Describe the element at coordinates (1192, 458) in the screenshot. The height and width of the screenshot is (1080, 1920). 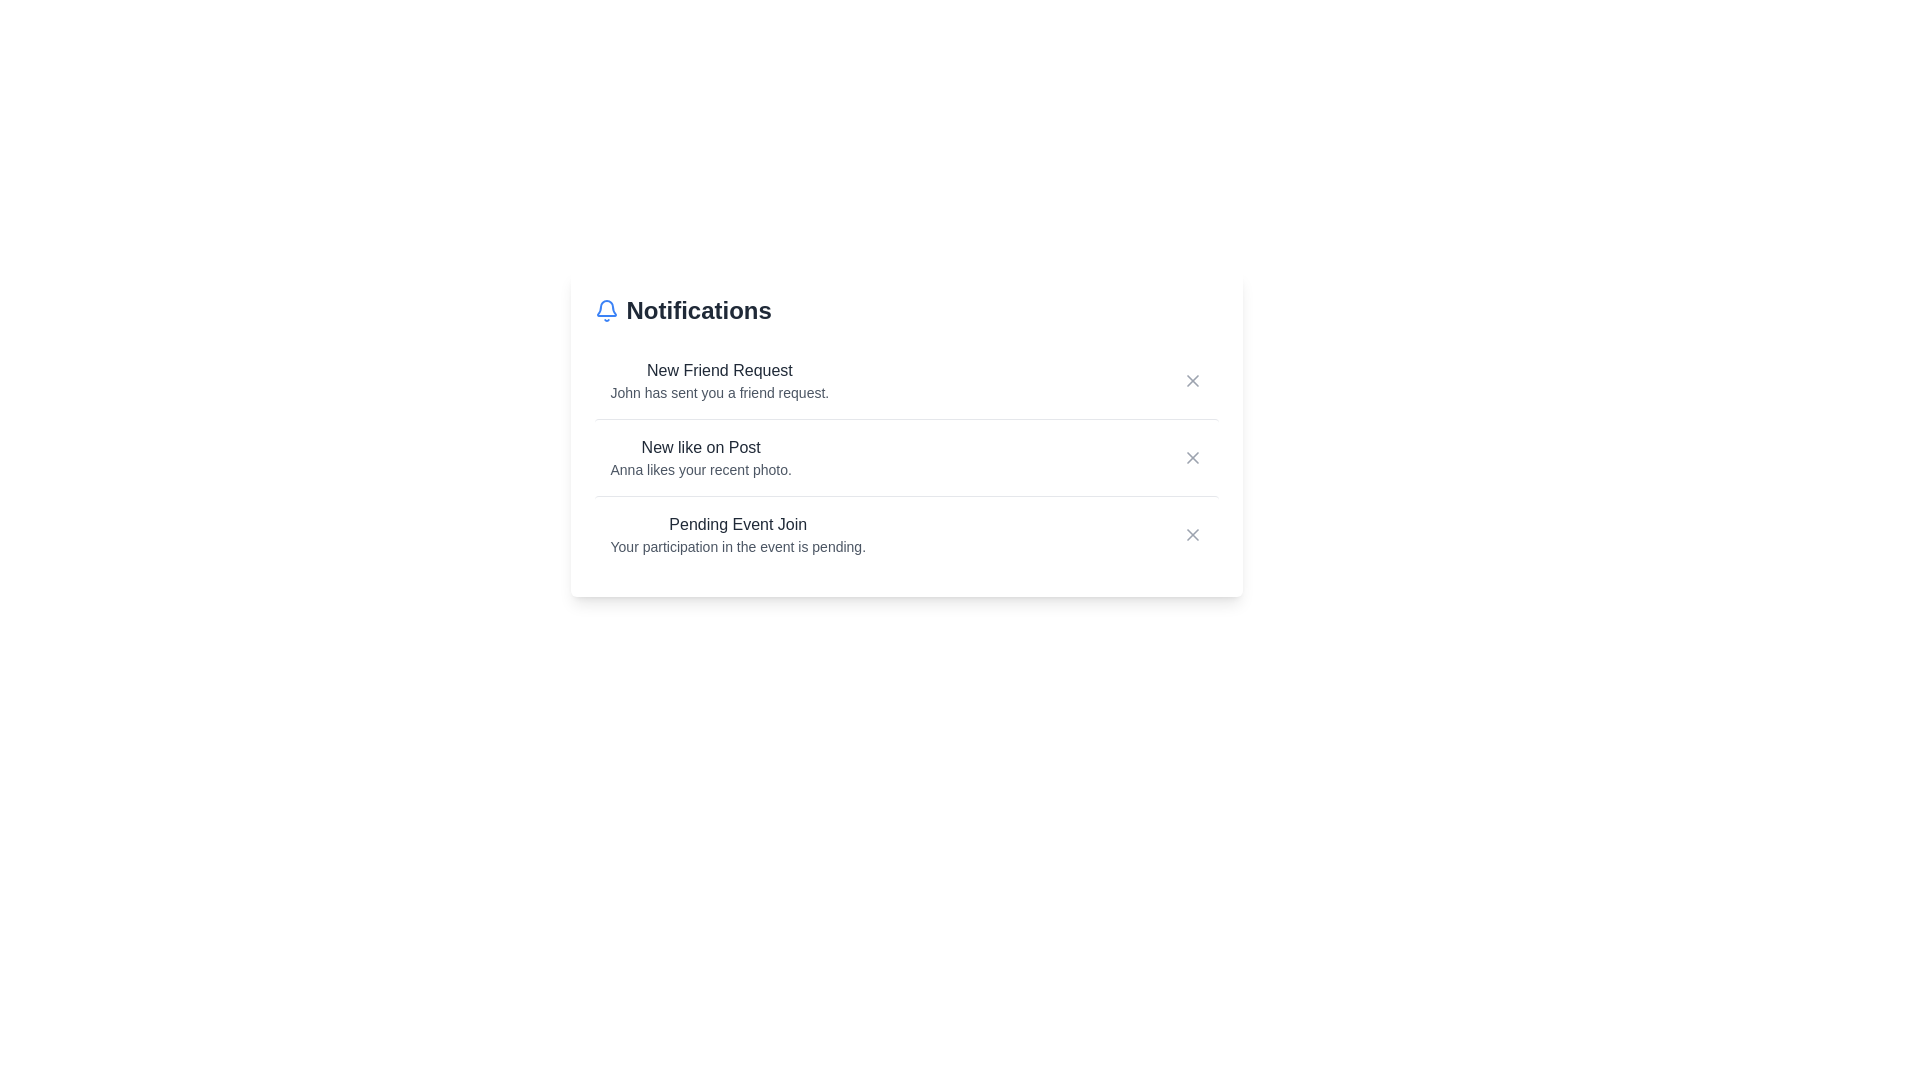
I see `the close button for the notification titled 'New like on Post'` at that location.